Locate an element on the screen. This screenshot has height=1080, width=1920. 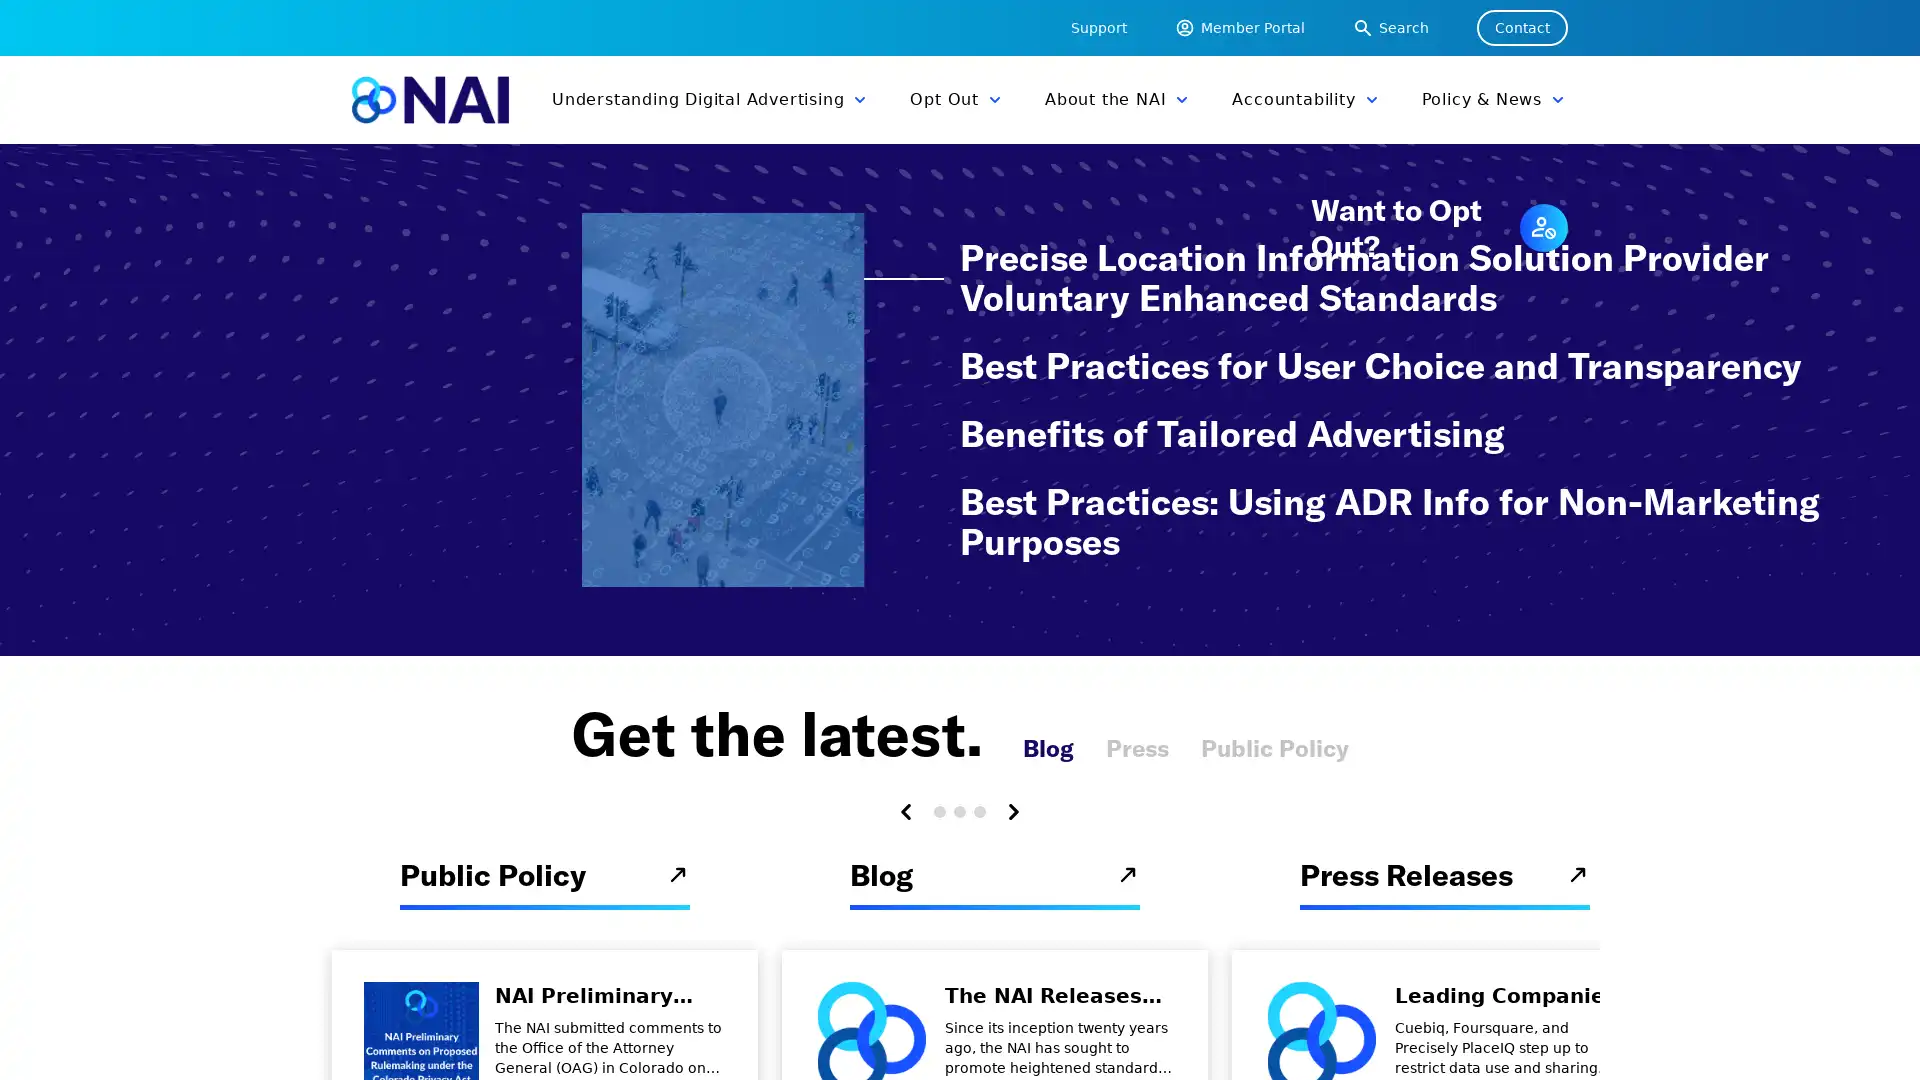
Blog is located at coordinates (1046, 748).